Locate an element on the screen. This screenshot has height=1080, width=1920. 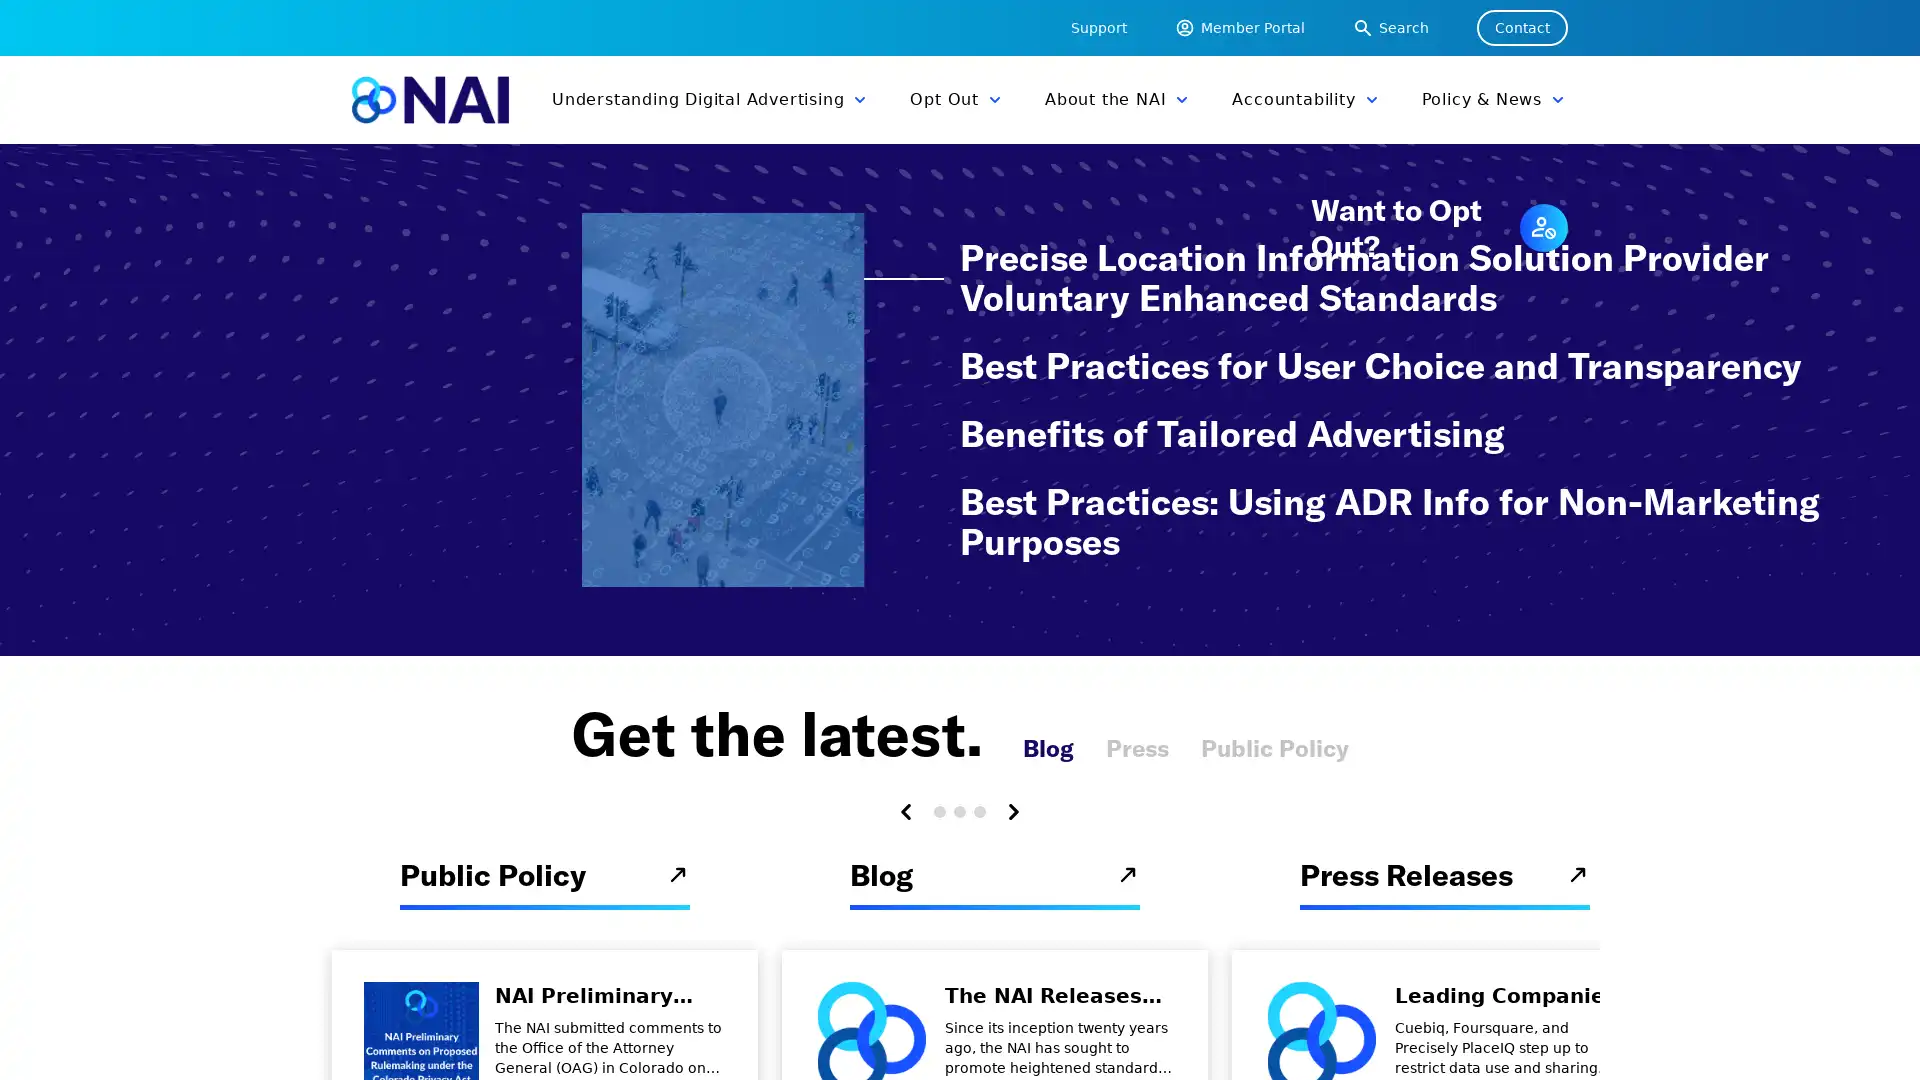
Blog is located at coordinates (1046, 748).